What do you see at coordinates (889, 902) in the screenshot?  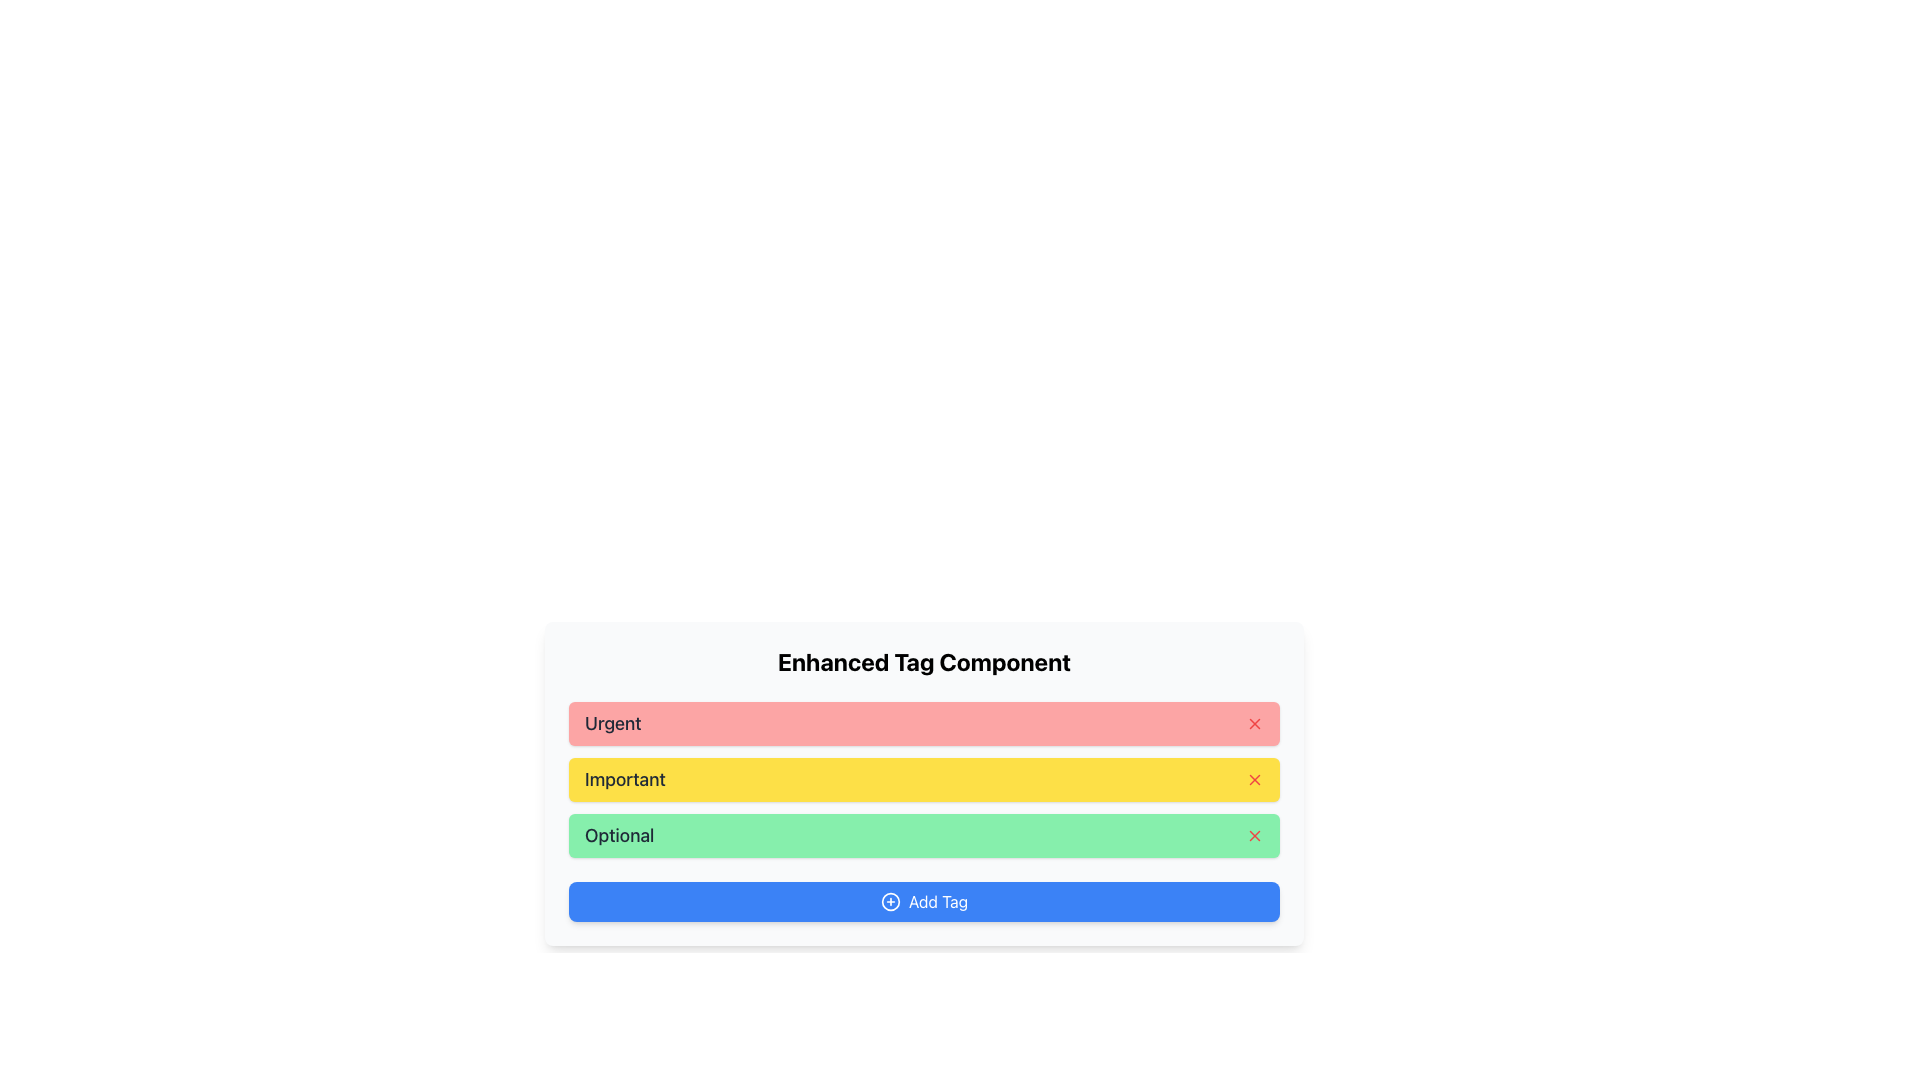 I see `the circular icon with a plus sign inside, located next to the 'Add Tag' button` at bounding box center [889, 902].